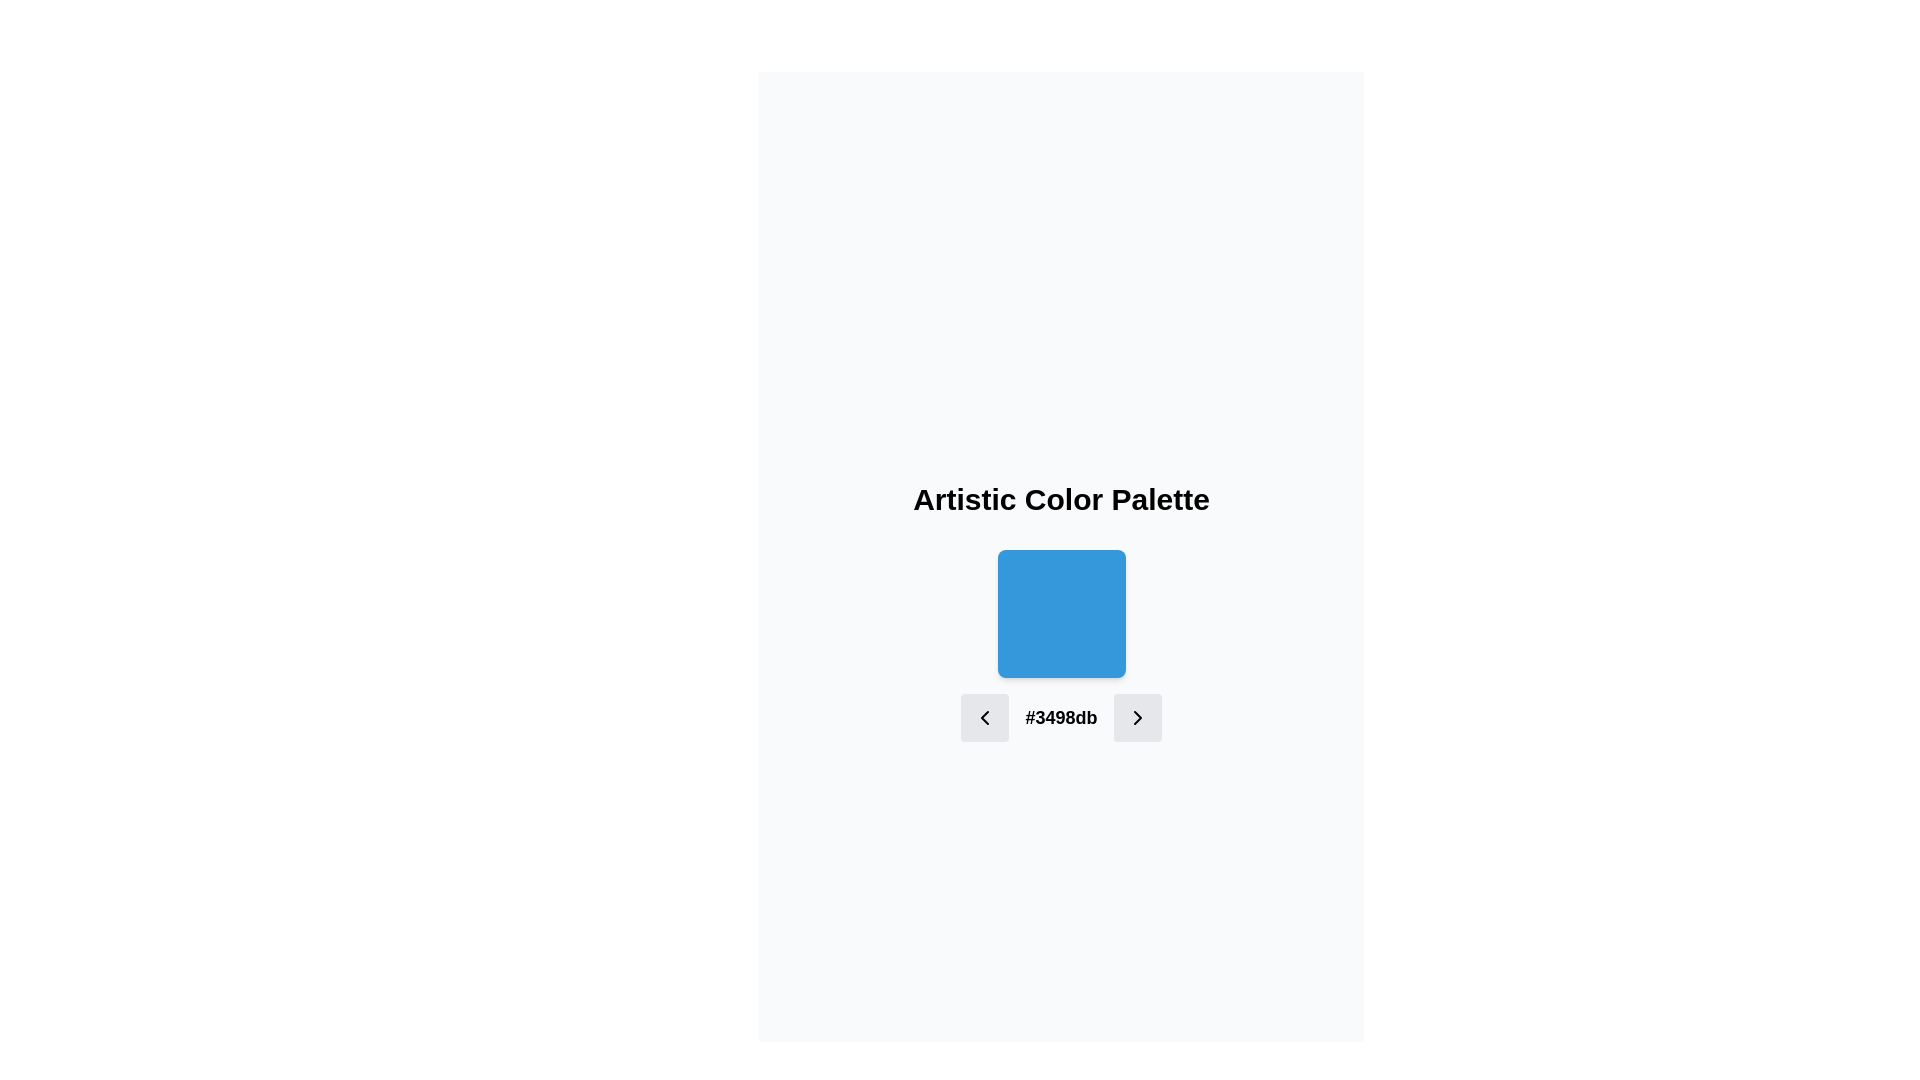  What do you see at coordinates (1137, 716) in the screenshot?
I see `the rightward-facing chevron button` at bounding box center [1137, 716].